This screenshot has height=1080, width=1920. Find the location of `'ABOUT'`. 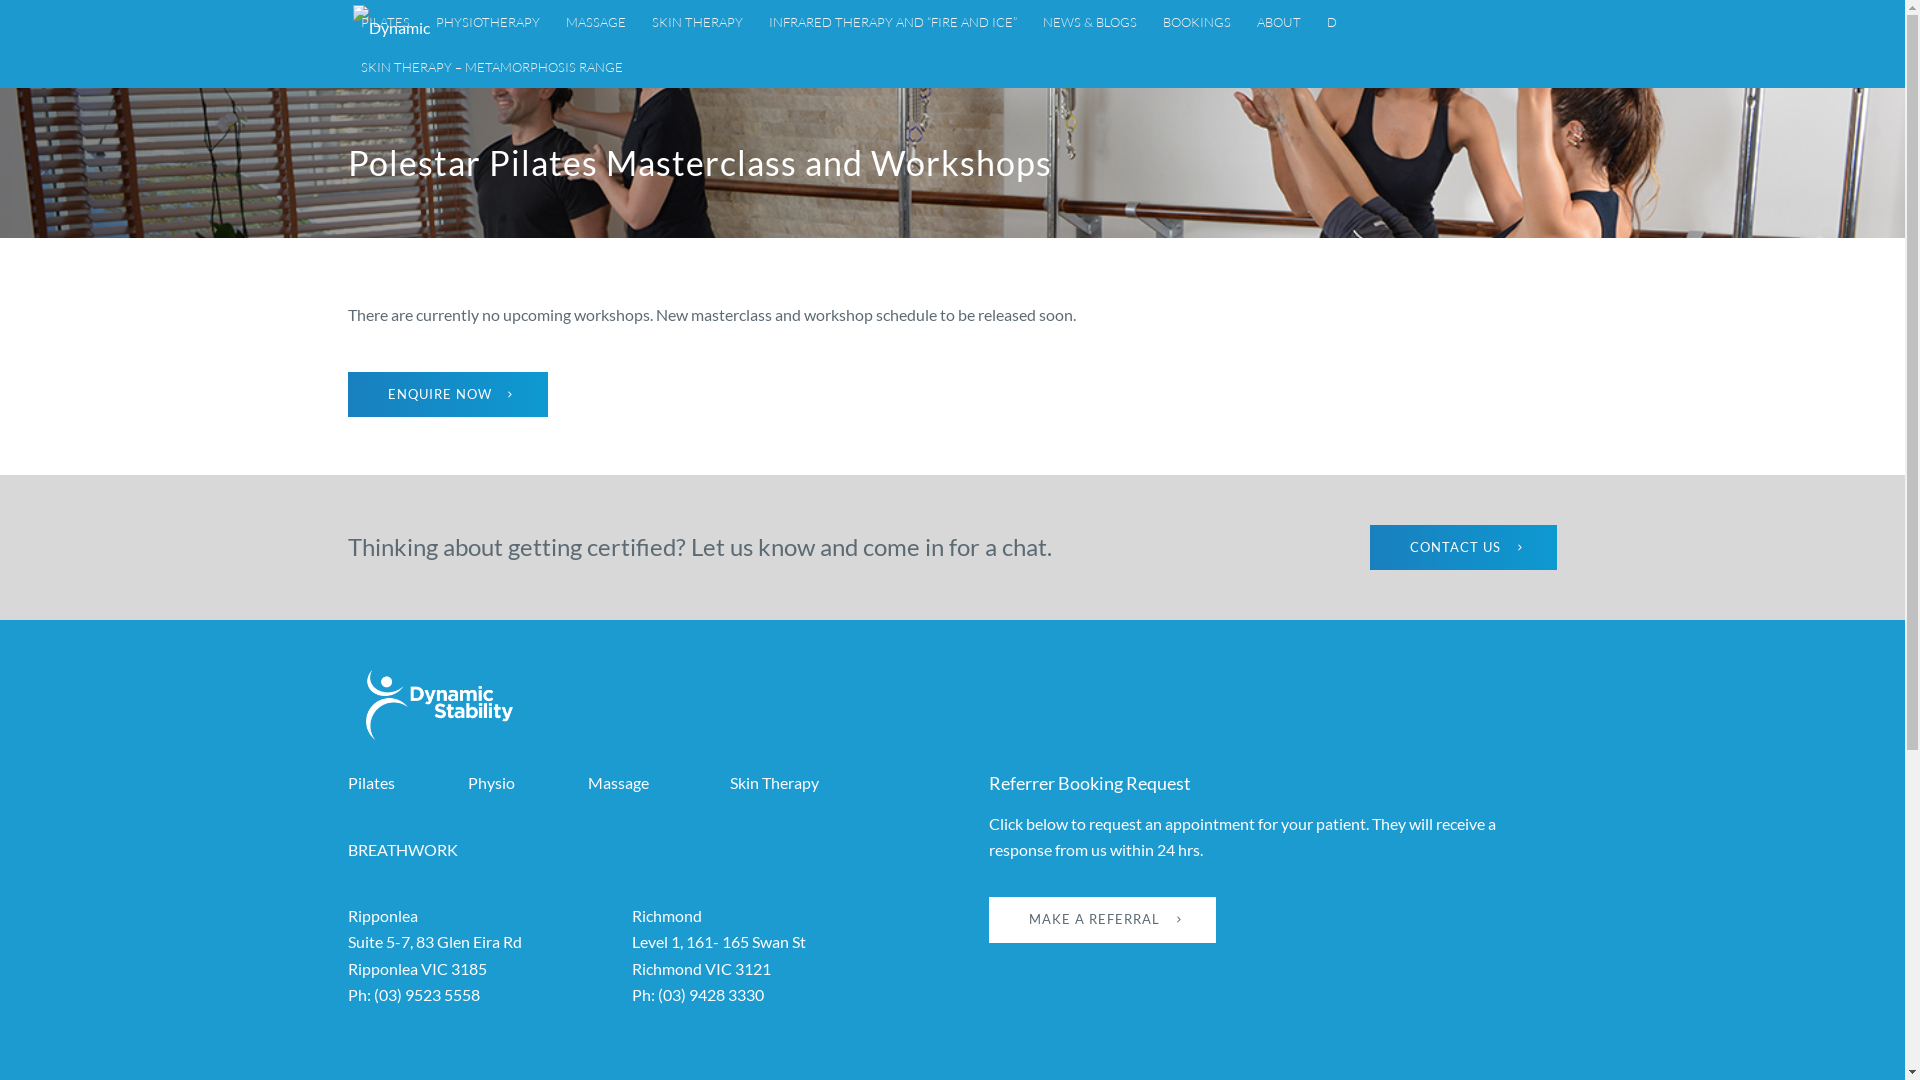

'ABOUT' is located at coordinates (1277, 22).